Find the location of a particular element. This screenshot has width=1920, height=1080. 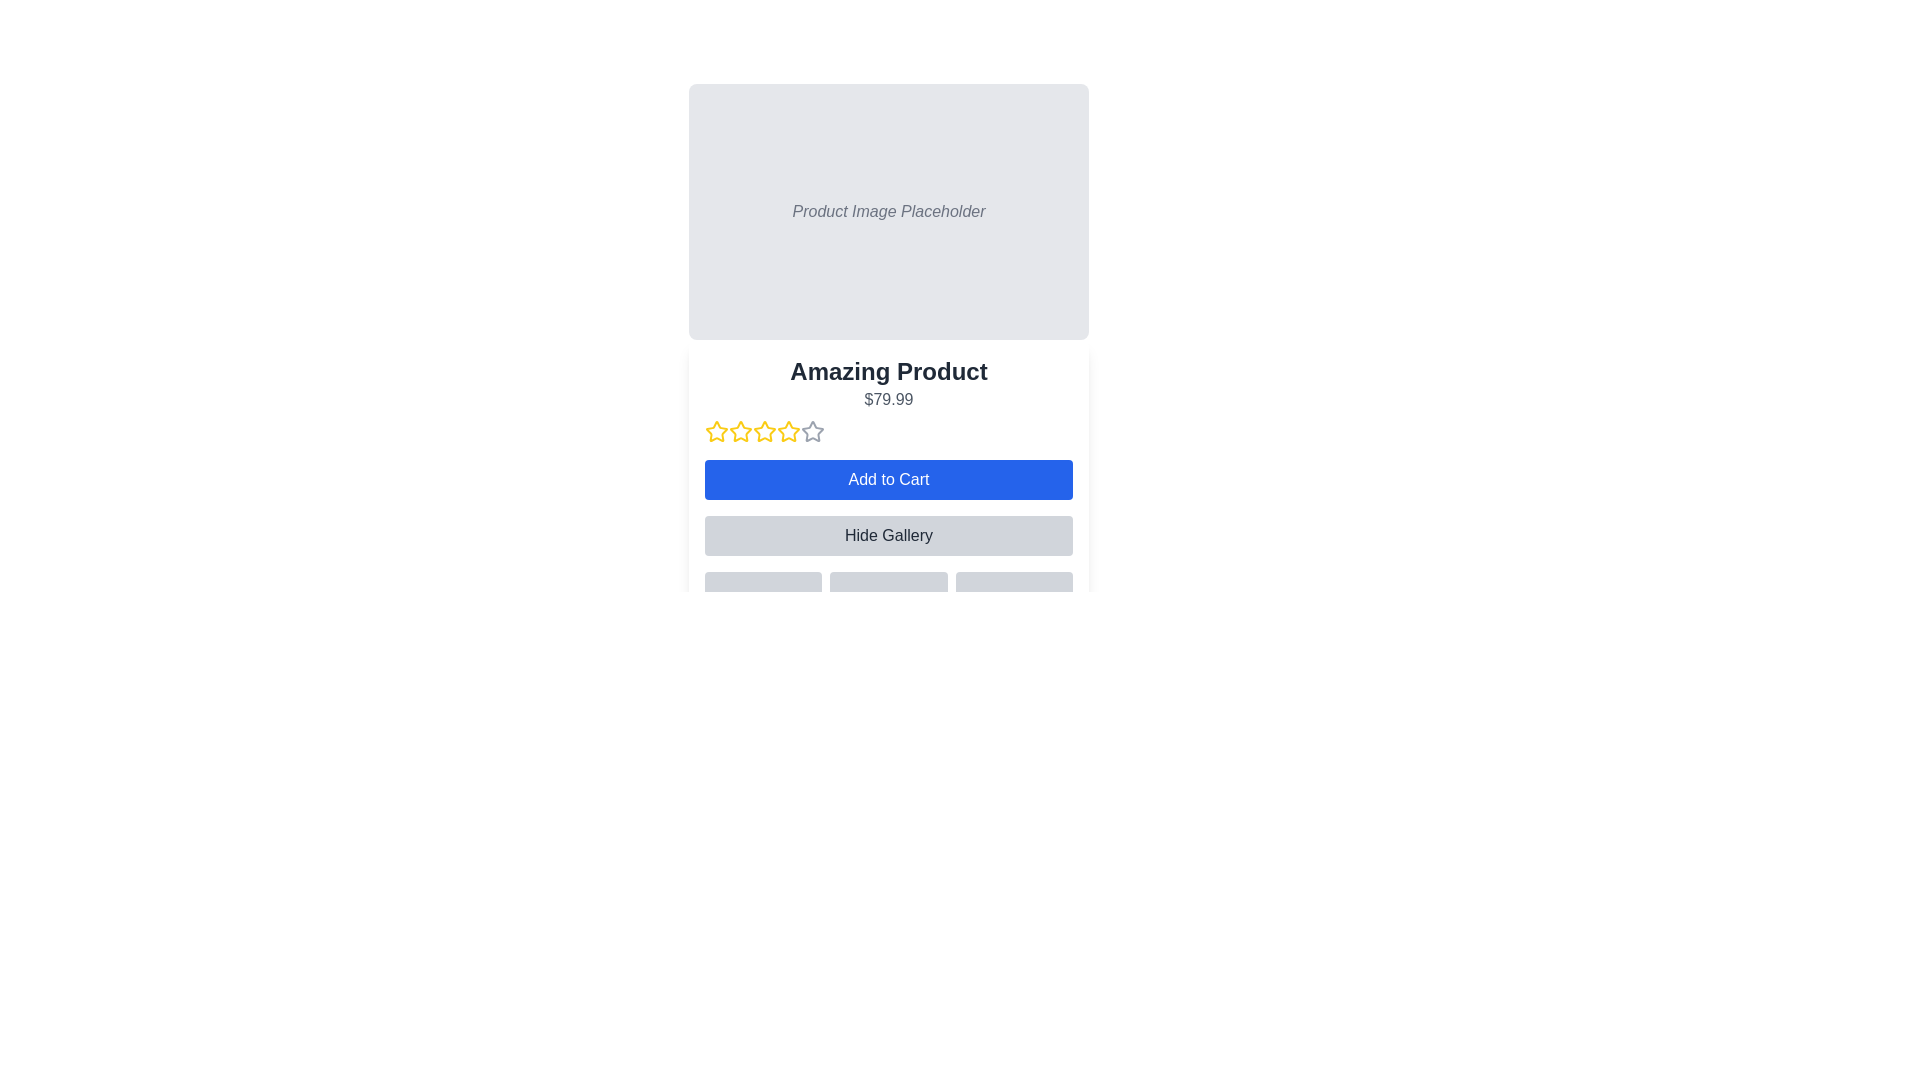

the 'Add to Cart' button located on the panel titled 'Amazing Product', which features a white background, rounded corners, and a row of star icons for rating is located at coordinates (887, 503).